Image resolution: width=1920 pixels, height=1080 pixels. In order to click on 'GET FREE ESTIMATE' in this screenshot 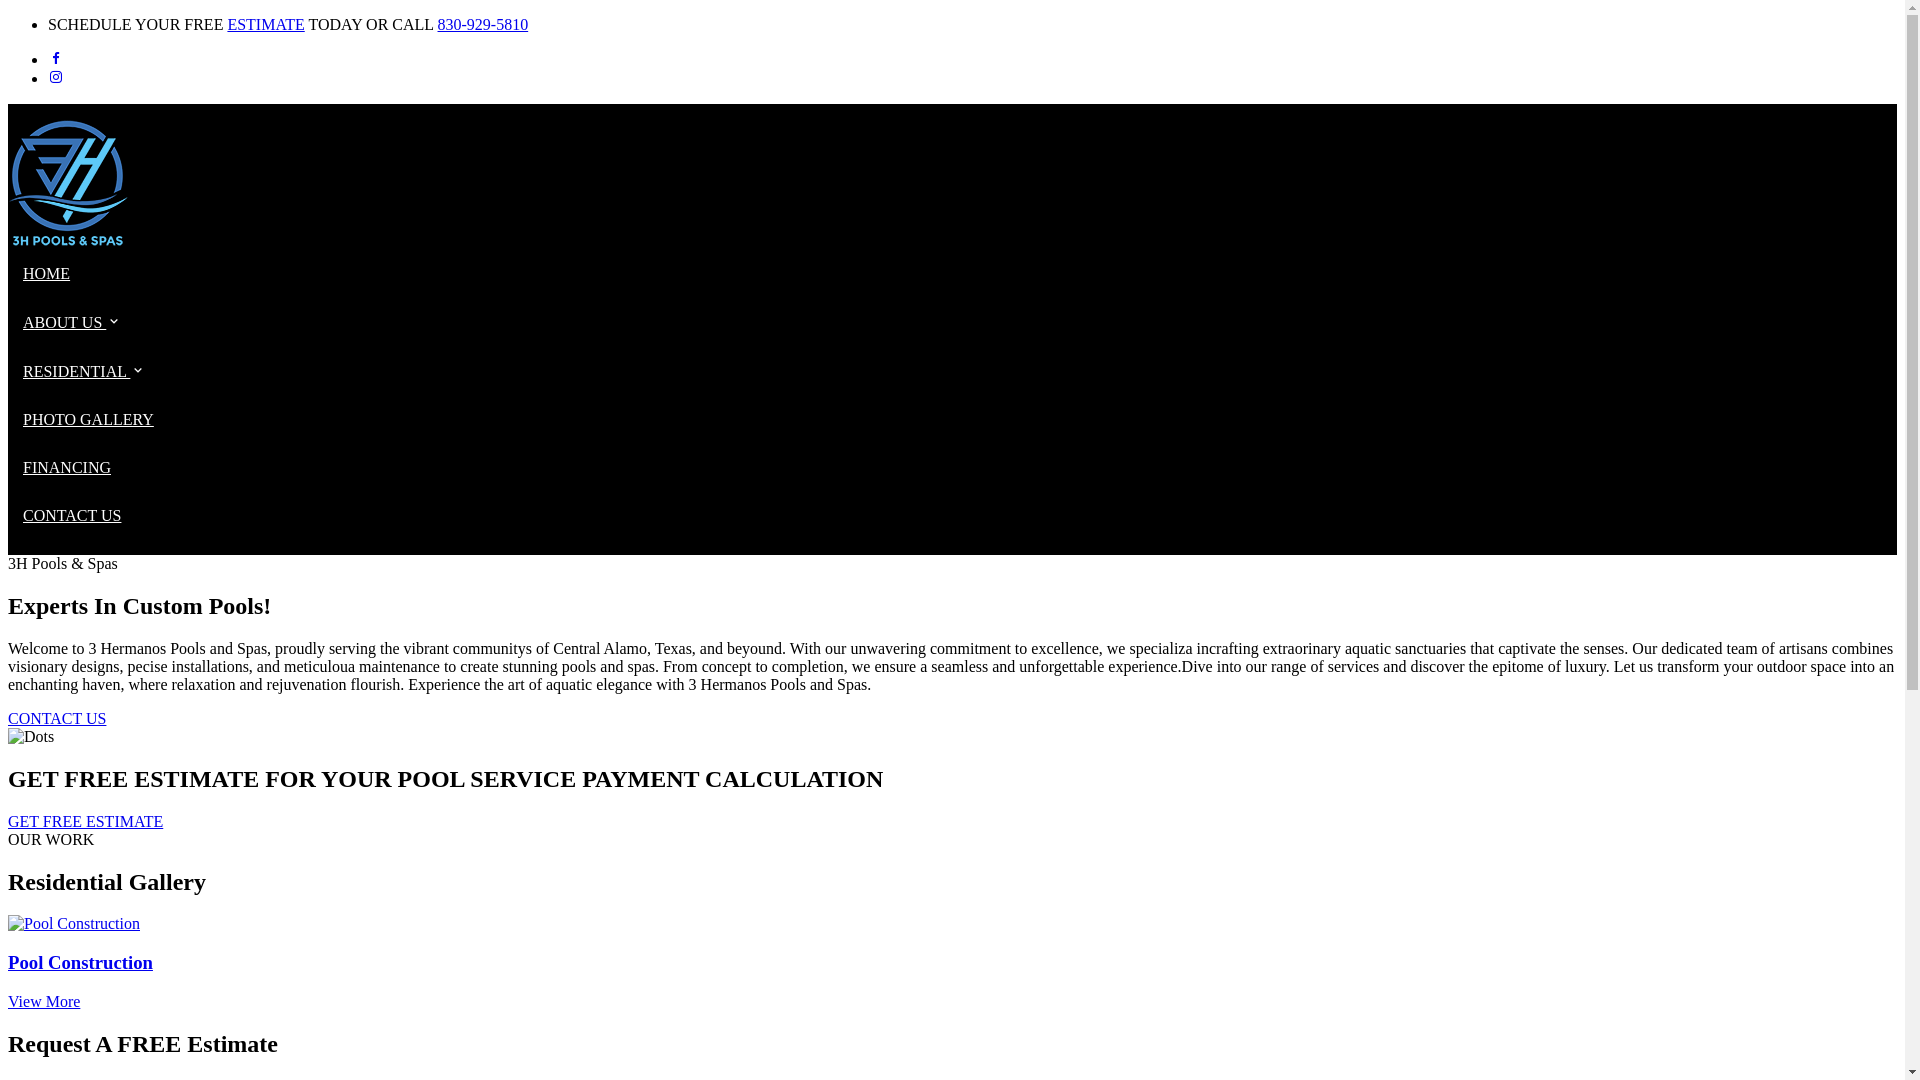, I will do `click(84, 821)`.